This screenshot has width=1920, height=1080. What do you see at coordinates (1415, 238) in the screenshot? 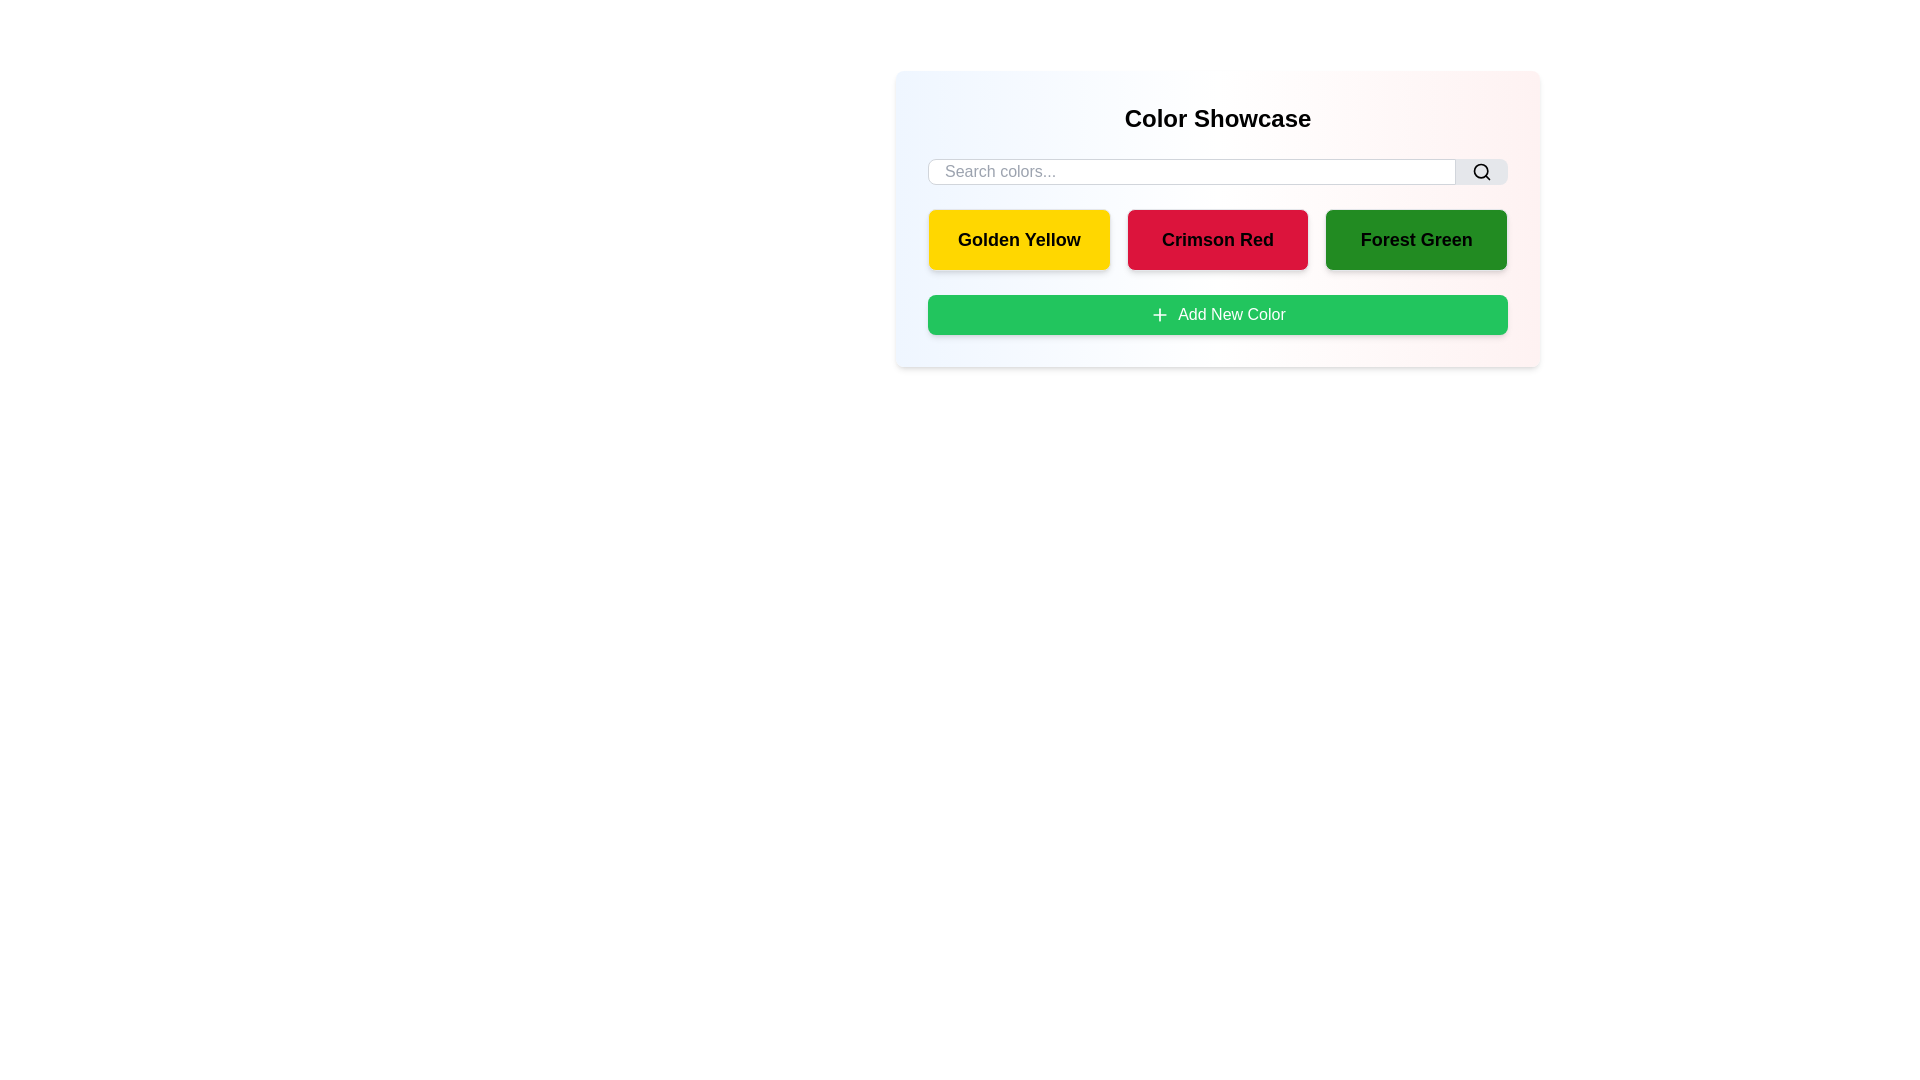
I see `text label that represents the 'Forest Green' color located within the green button, which is the third button from the left in the row of color options` at bounding box center [1415, 238].